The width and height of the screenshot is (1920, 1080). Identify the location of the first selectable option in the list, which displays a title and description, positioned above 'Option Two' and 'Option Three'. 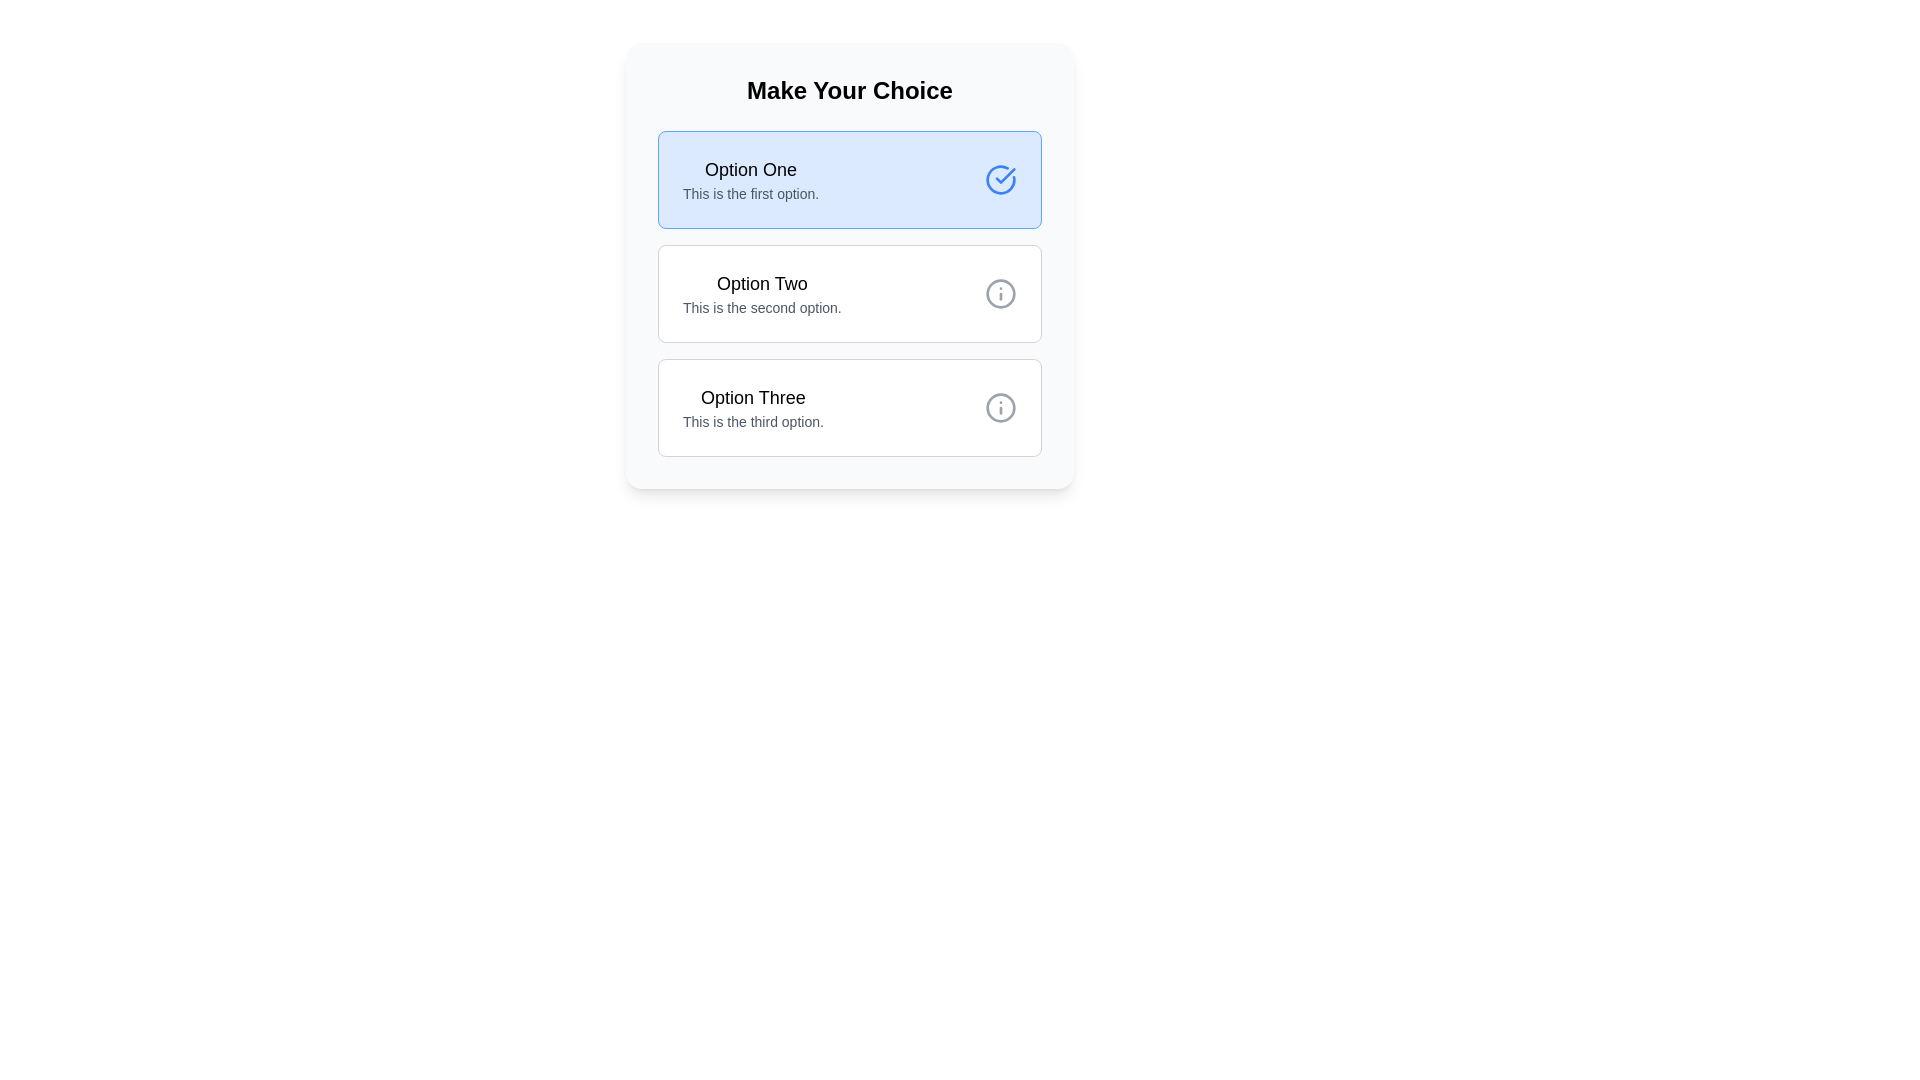
(849, 180).